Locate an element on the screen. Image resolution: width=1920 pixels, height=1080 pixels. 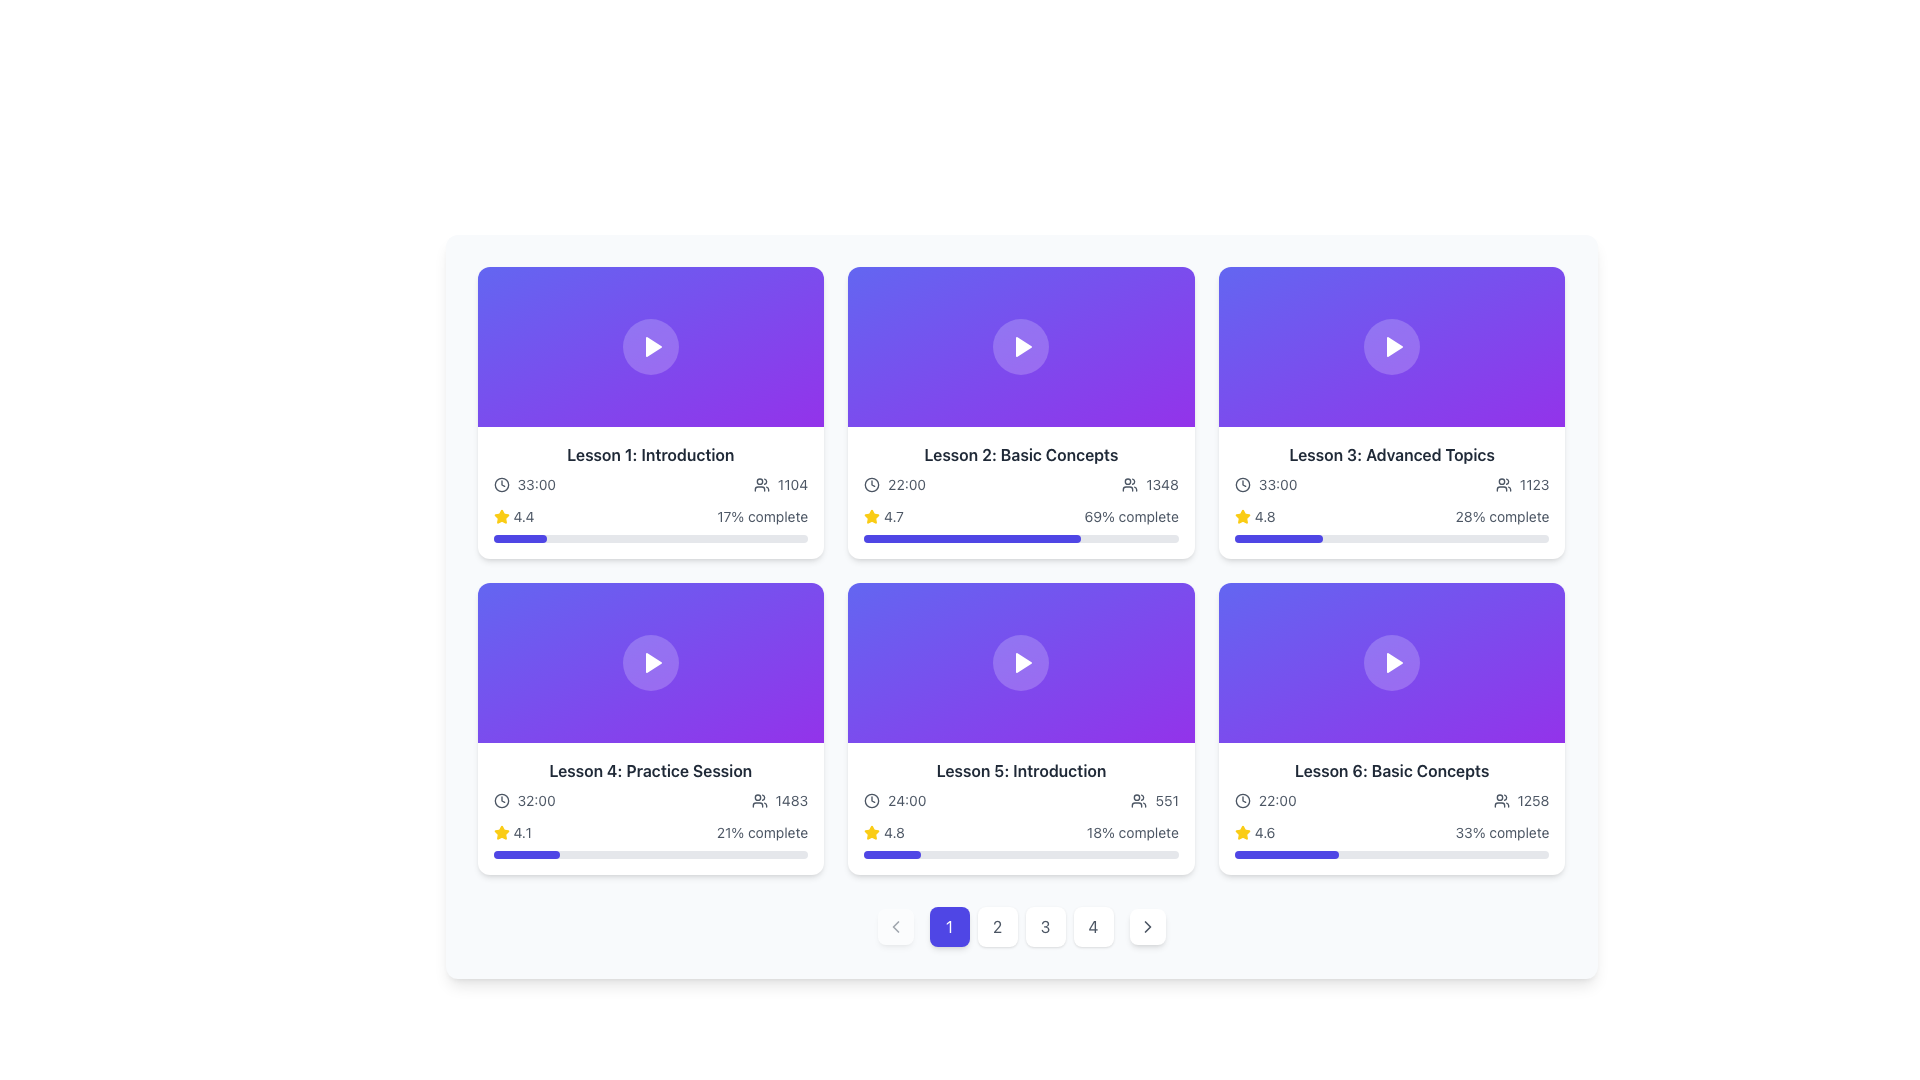
the play button icon that is a triangular shape pointing to the right, located at the center of the fifth card in a grid of six cards, which is positioned in the third column of the second row is located at coordinates (1023, 663).